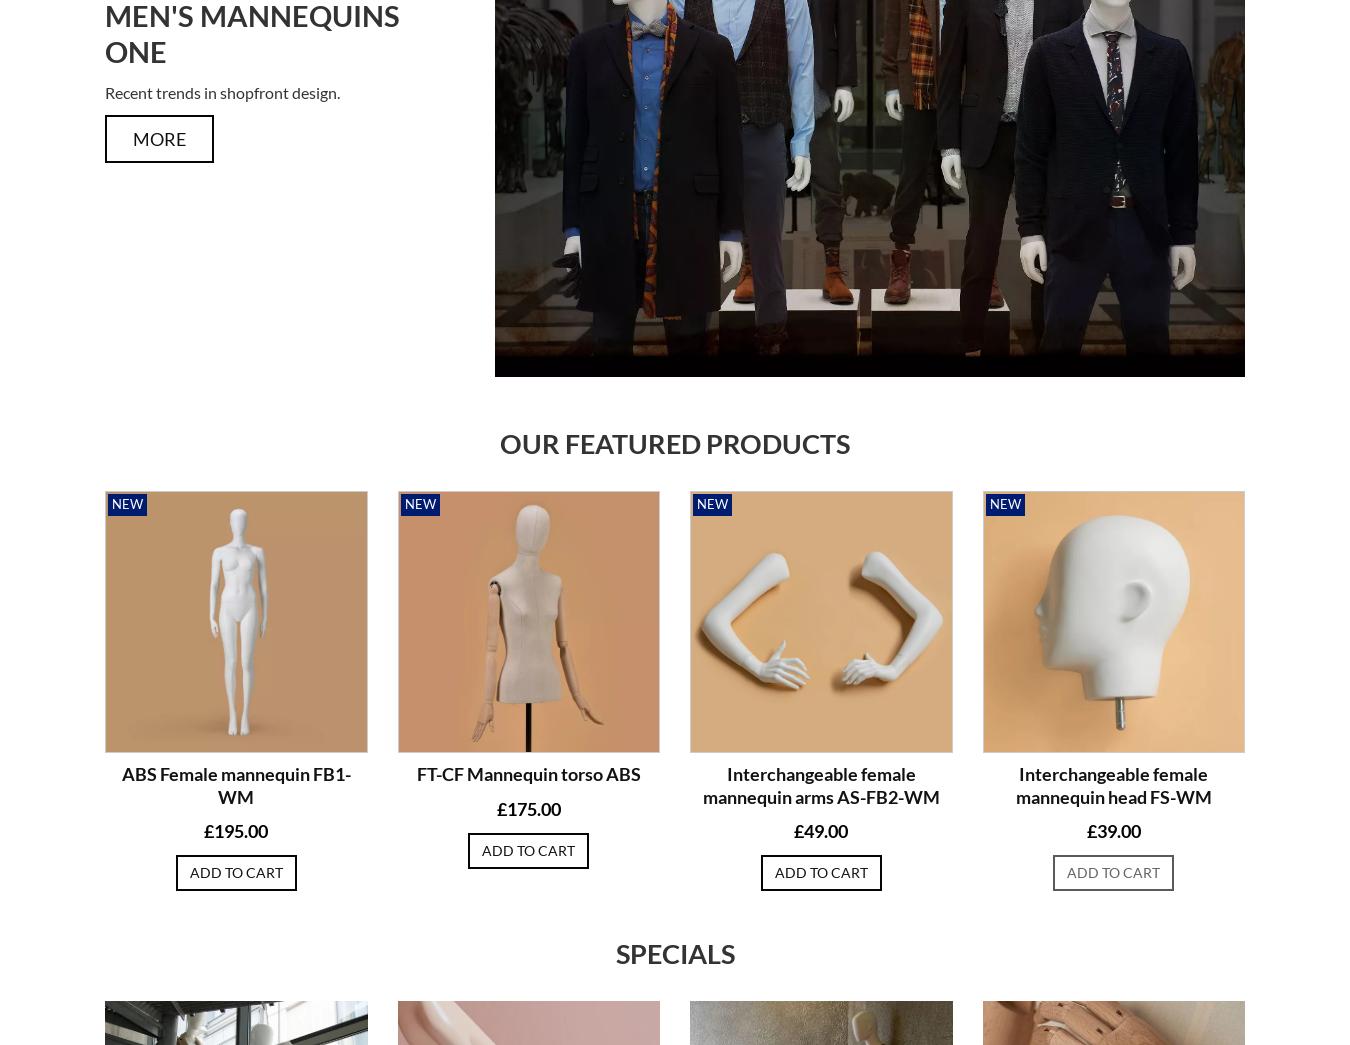 Image resolution: width=1350 pixels, height=1045 pixels. I want to click on 'FT-CF Mannequin torso ABS', so click(415, 774).